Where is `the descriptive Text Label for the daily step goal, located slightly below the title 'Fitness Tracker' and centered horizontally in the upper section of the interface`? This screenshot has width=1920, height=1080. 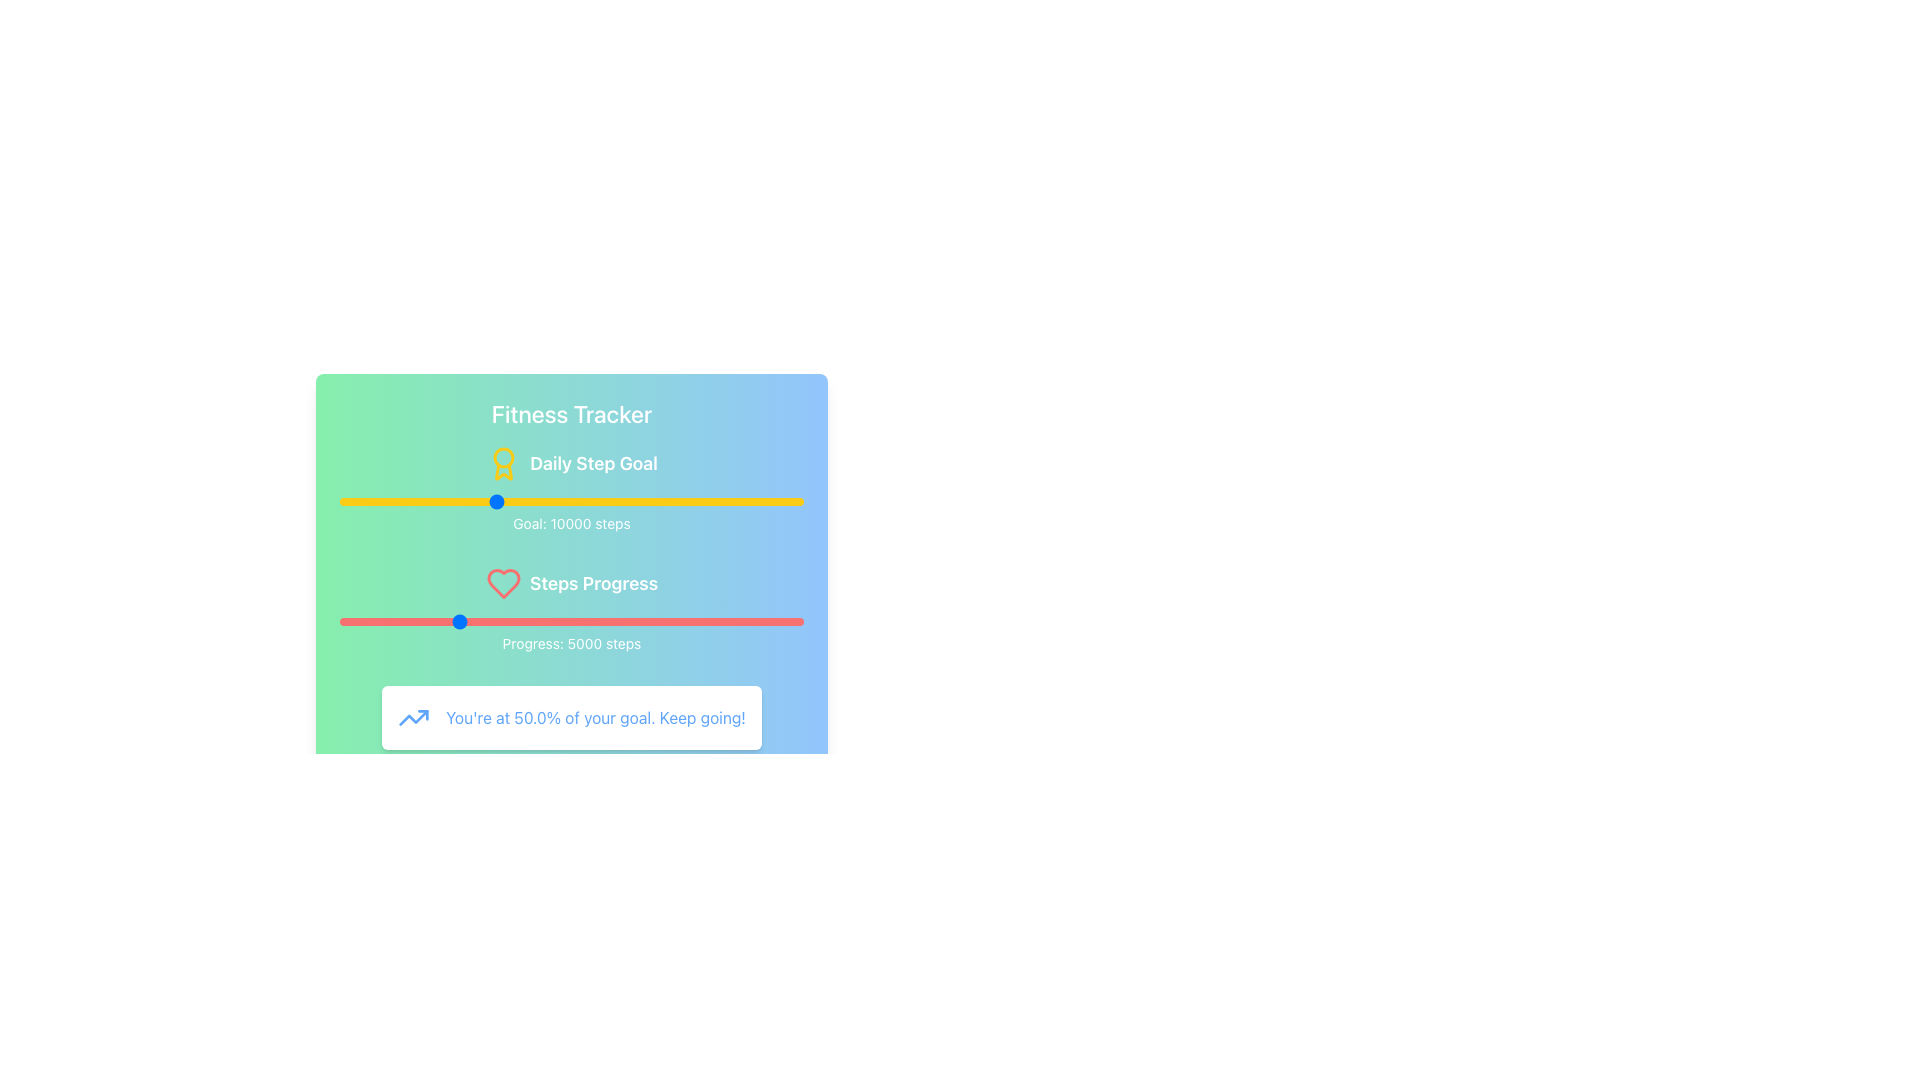 the descriptive Text Label for the daily step goal, located slightly below the title 'Fitness Tracker' and centered horizontally in the upper section of the interface is located at coordinates (593, 463).